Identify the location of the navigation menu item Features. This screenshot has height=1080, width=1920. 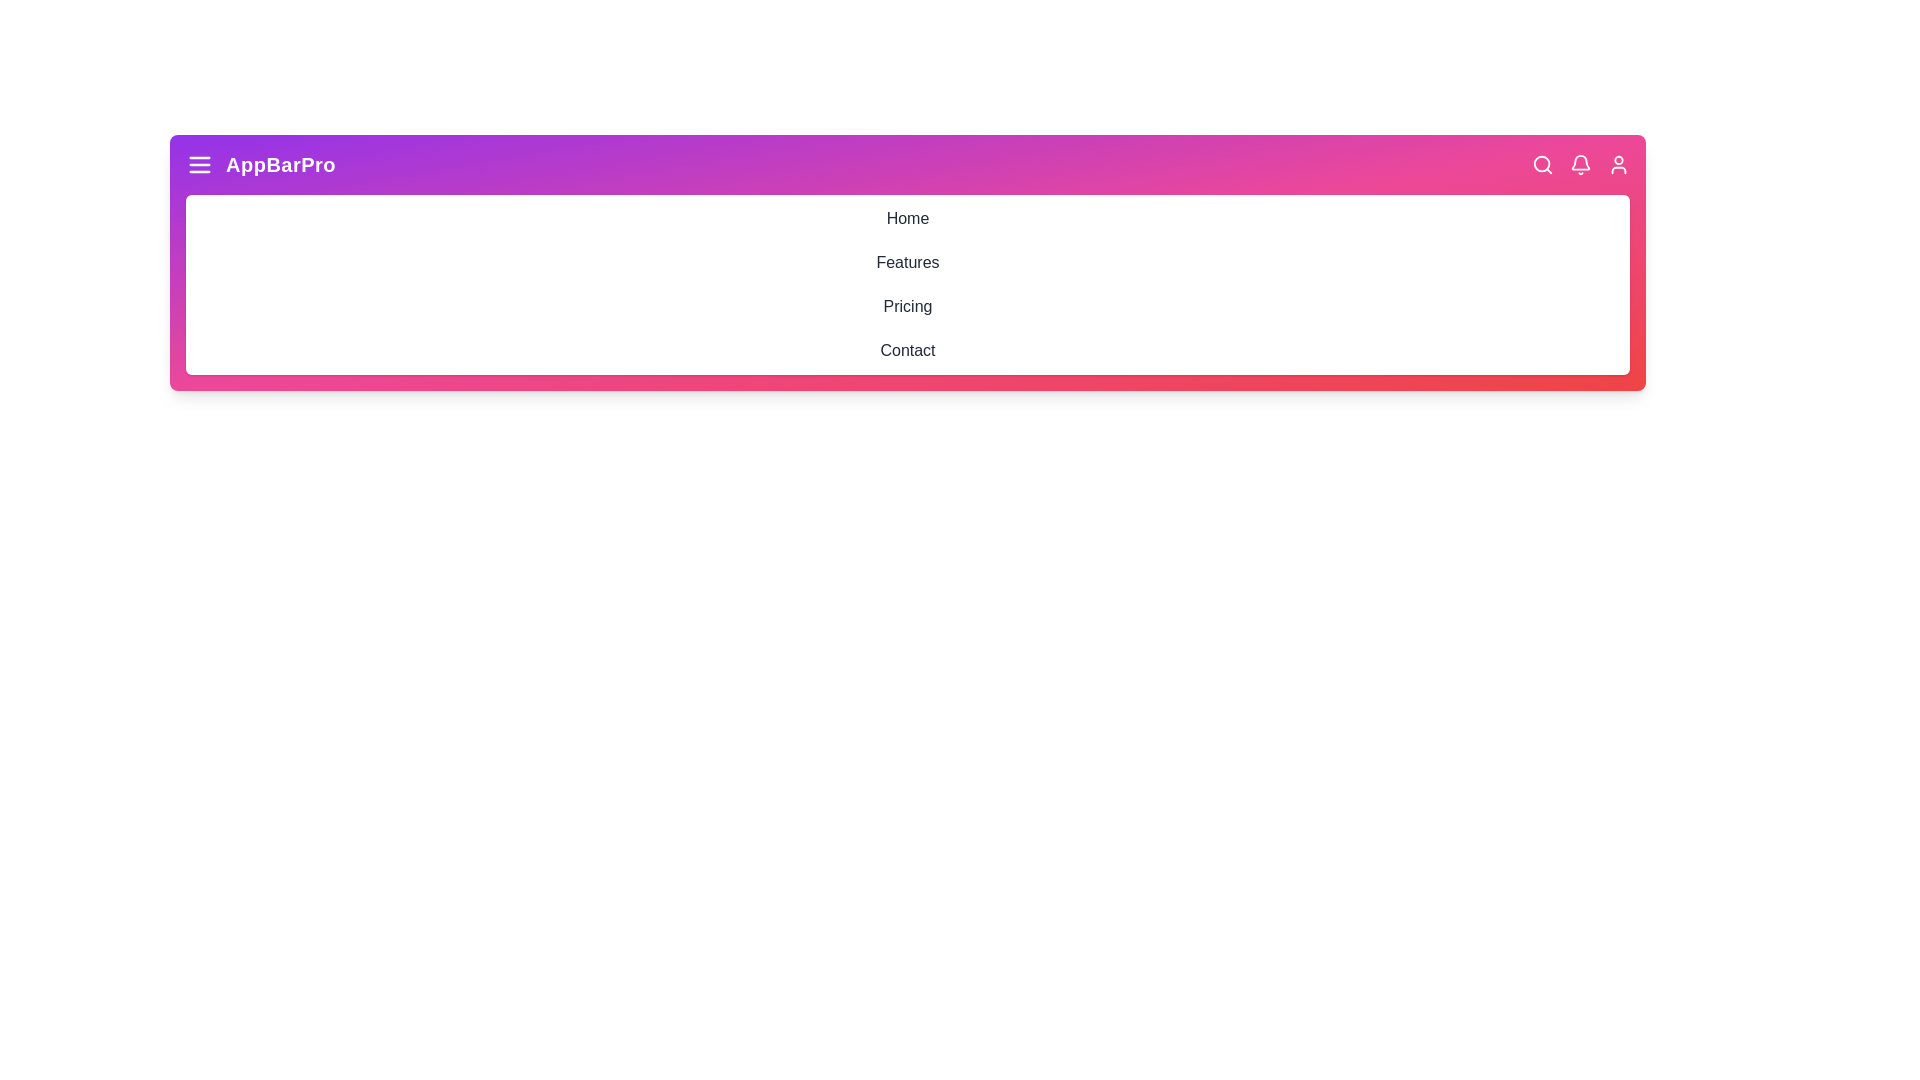
(906, 261).